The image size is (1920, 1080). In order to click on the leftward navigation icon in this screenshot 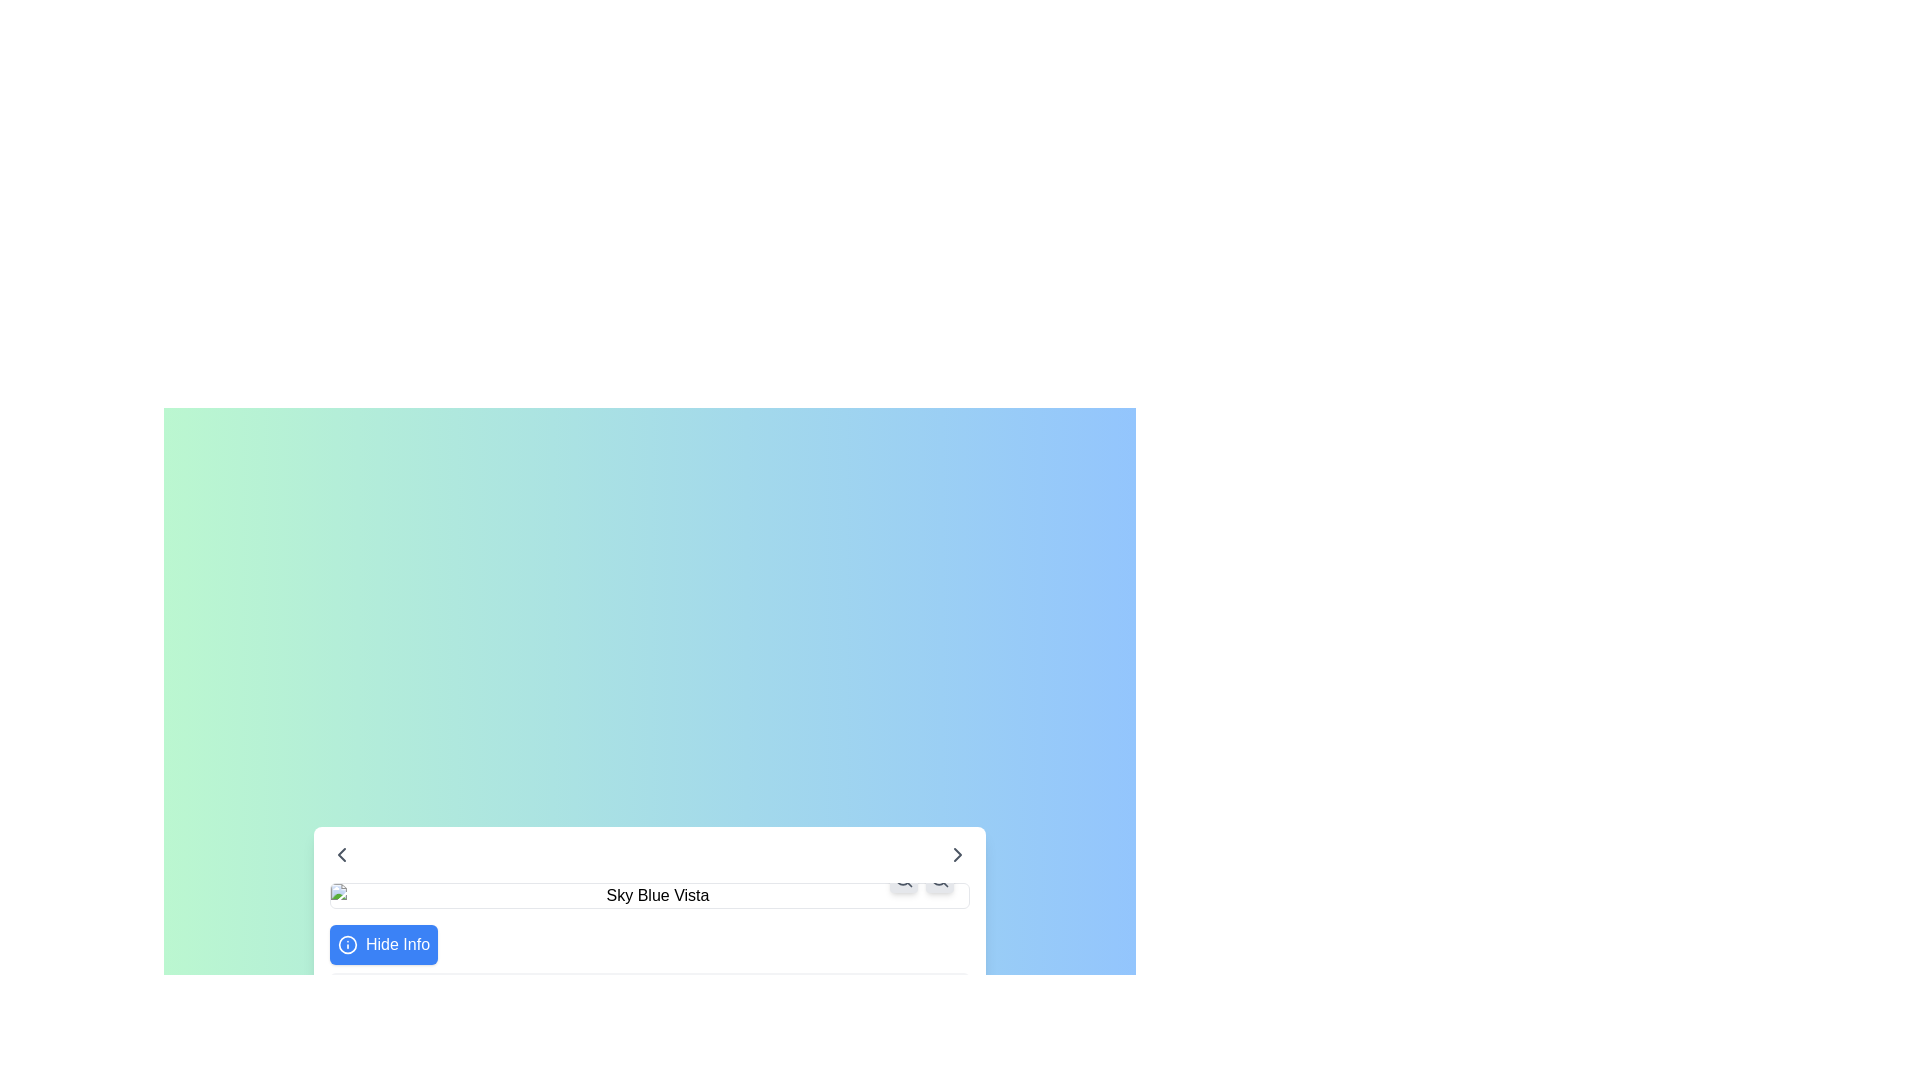, I will do `click(341, 855)`.